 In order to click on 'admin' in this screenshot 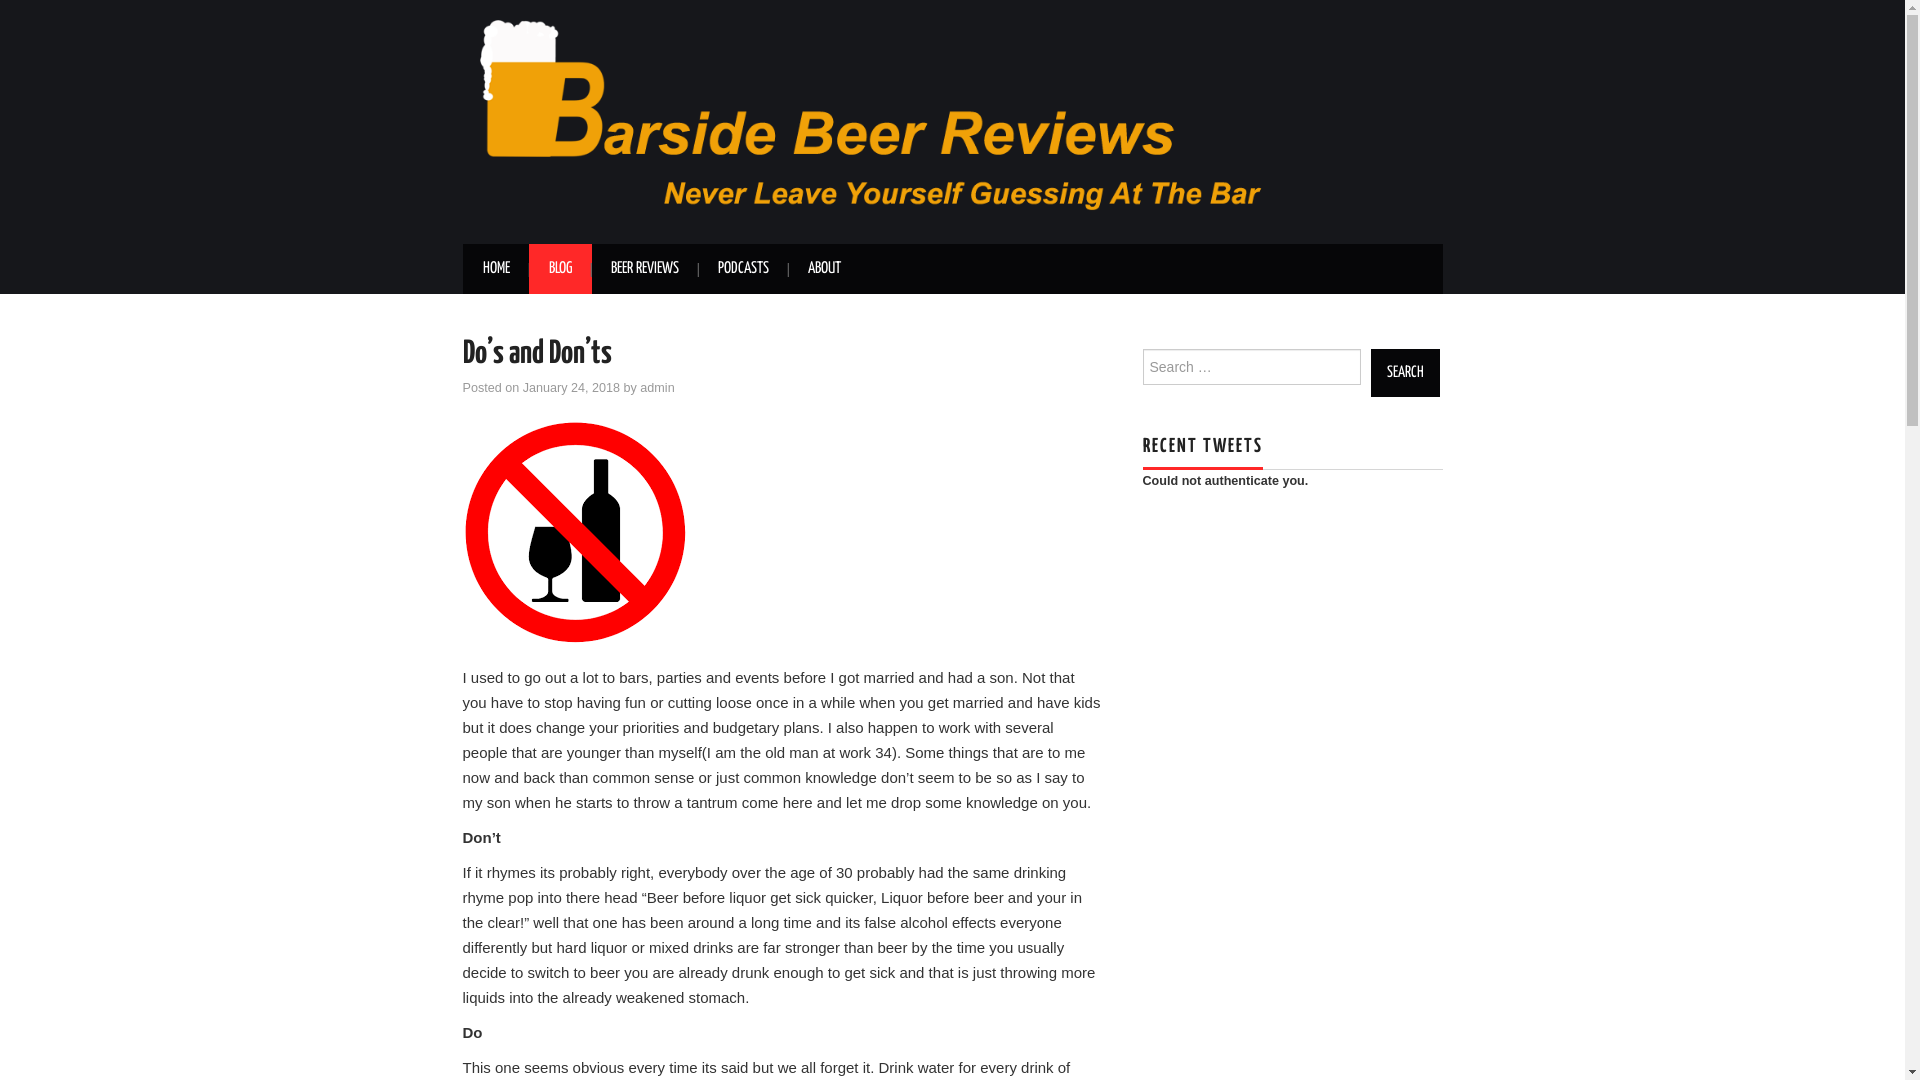, I will do `click(638, 388)`.